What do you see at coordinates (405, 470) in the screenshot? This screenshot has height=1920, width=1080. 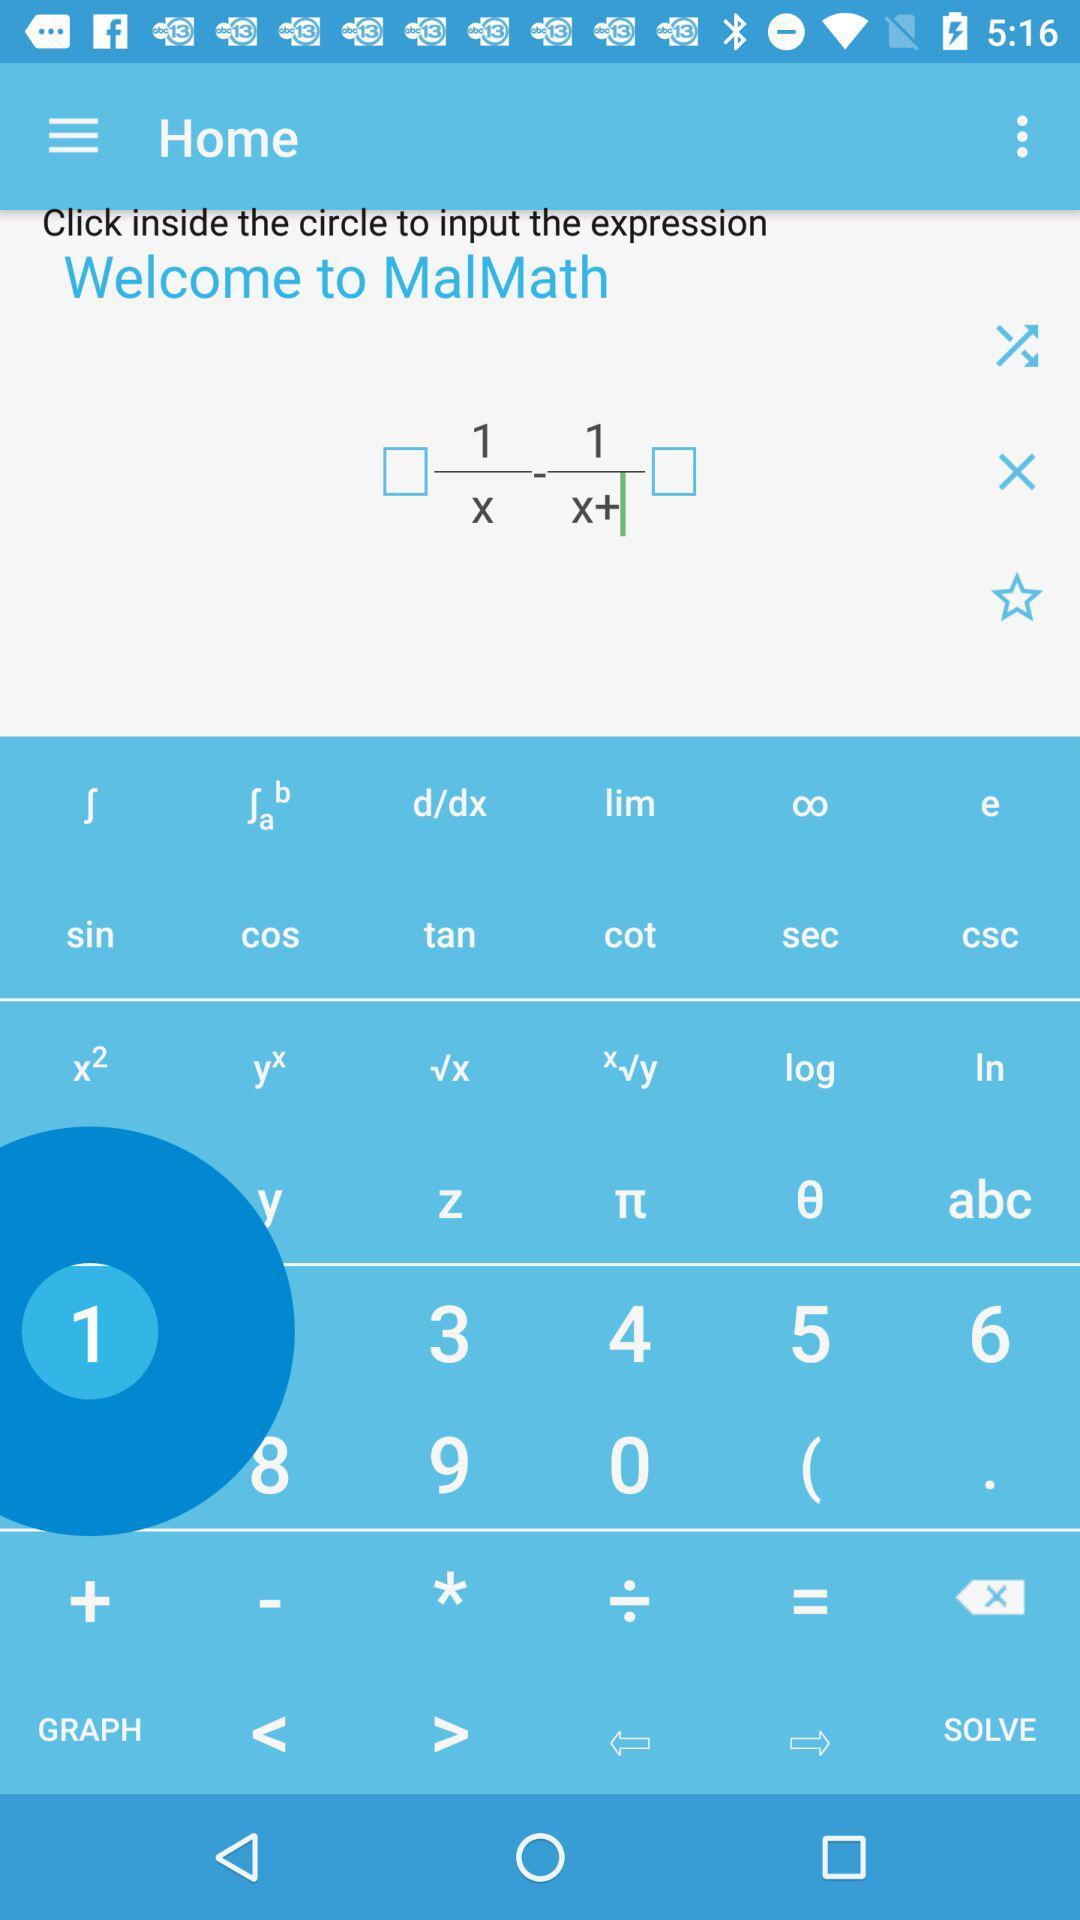 I see `insert mathematical variable field` at bounding box center [405, 470].